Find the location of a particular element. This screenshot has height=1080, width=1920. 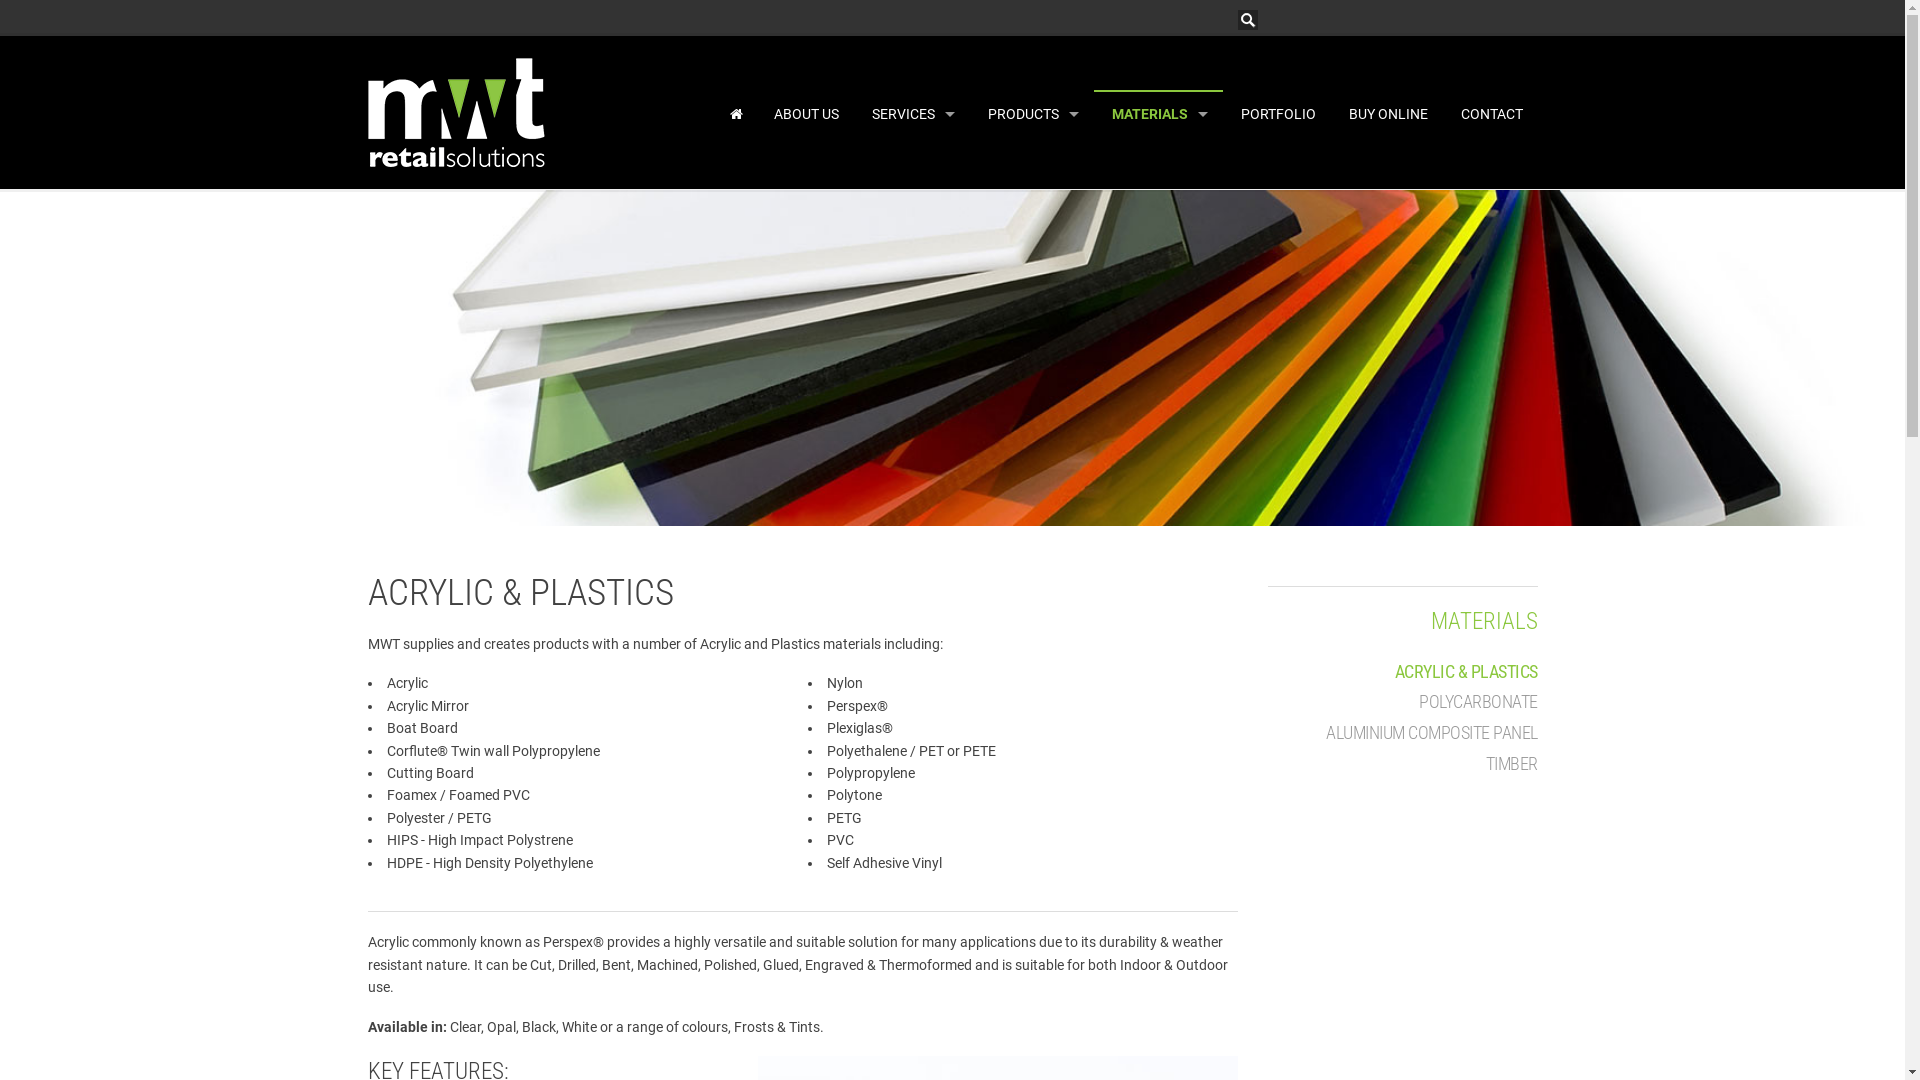

'CONTACT' is located at coordinates (1489, 113).